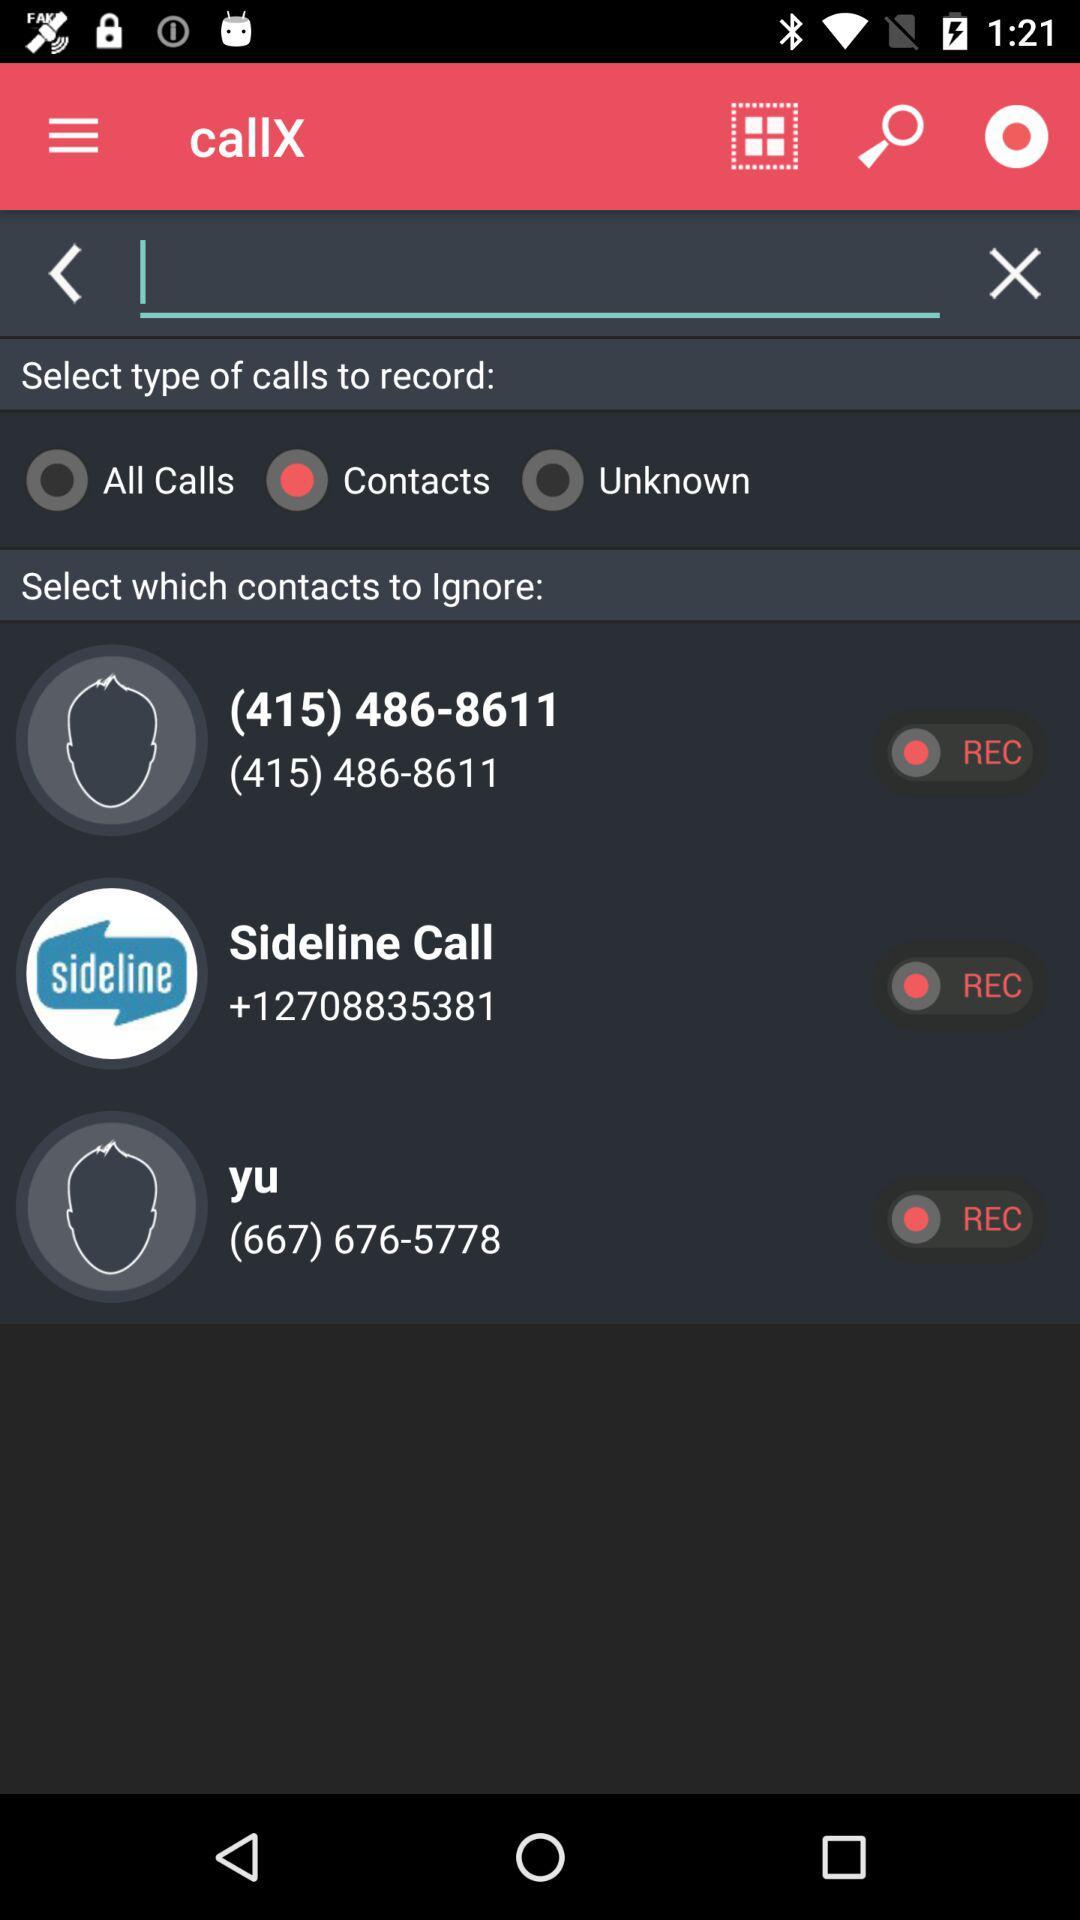  I want to click on search contact, so click(540, 272).